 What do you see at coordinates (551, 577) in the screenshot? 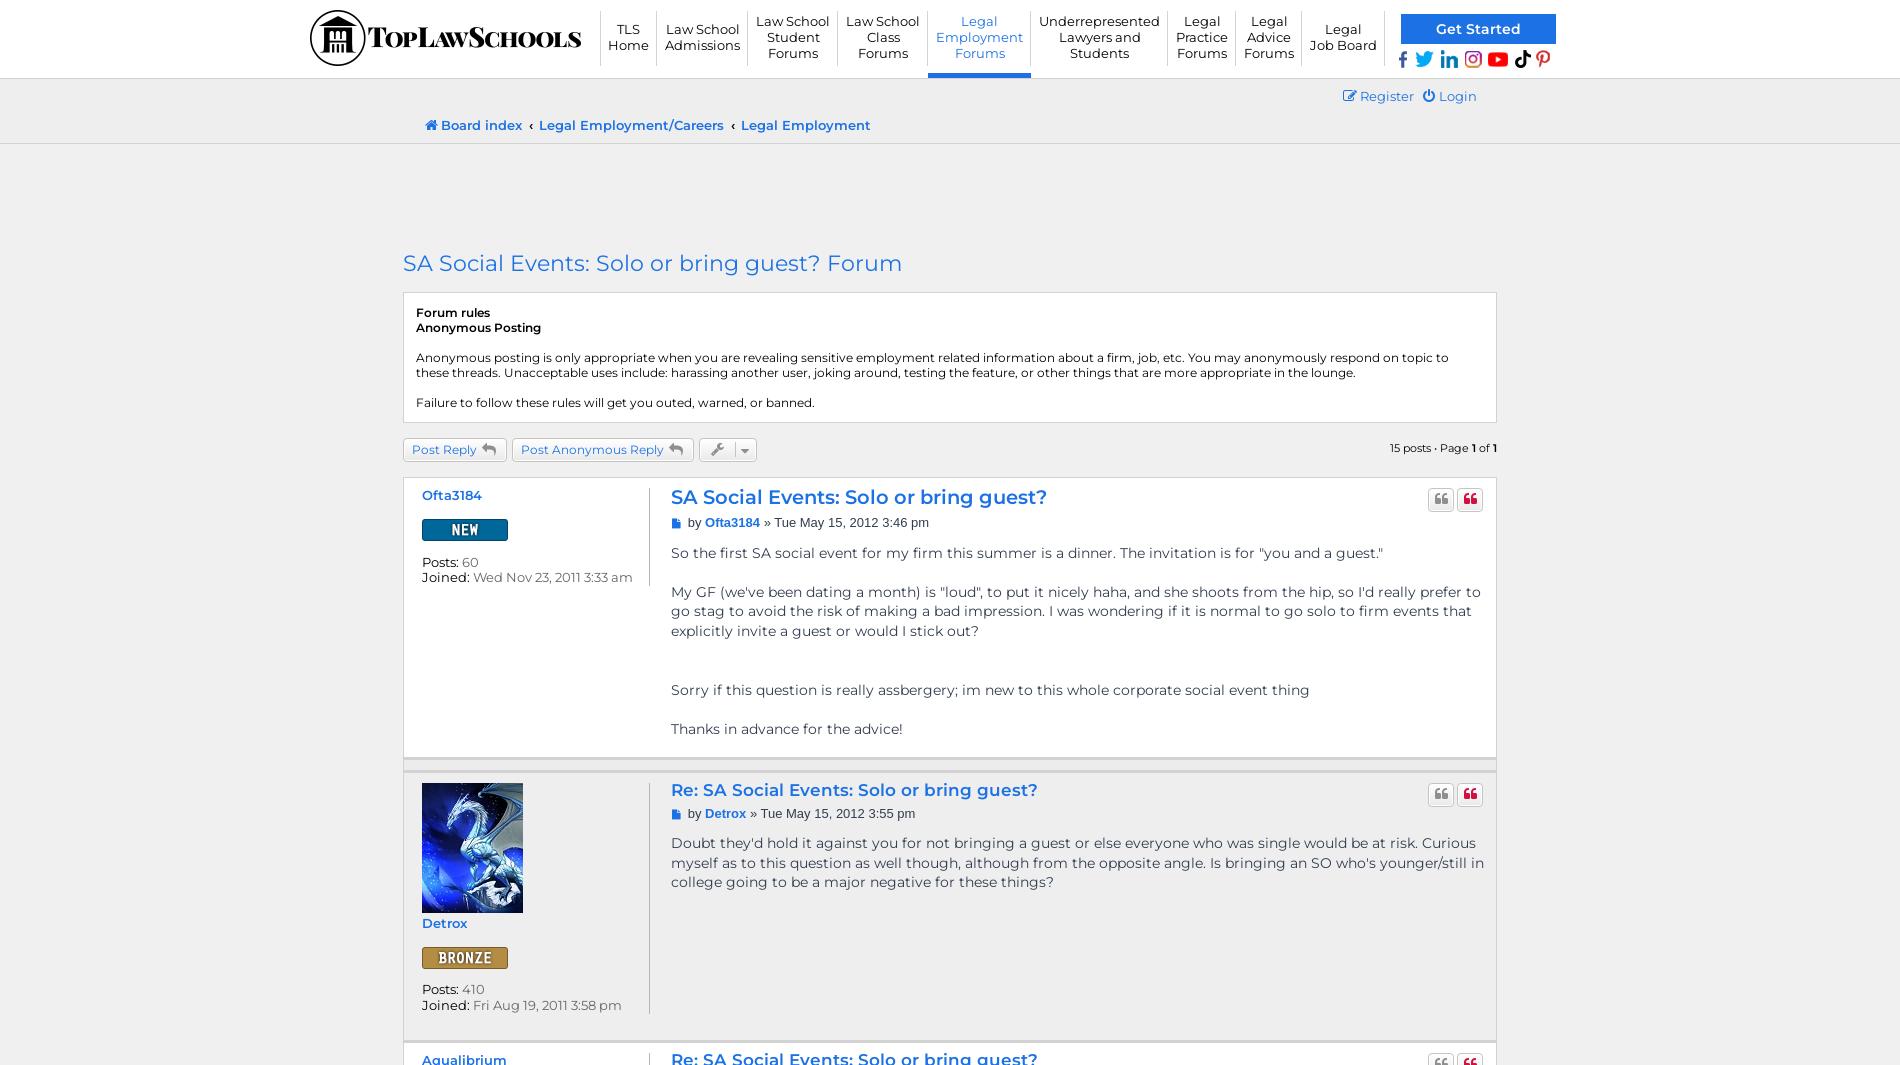
I see `'Wed Nov 23, 2011 3:33 am'` at bounding box center [551, 577].